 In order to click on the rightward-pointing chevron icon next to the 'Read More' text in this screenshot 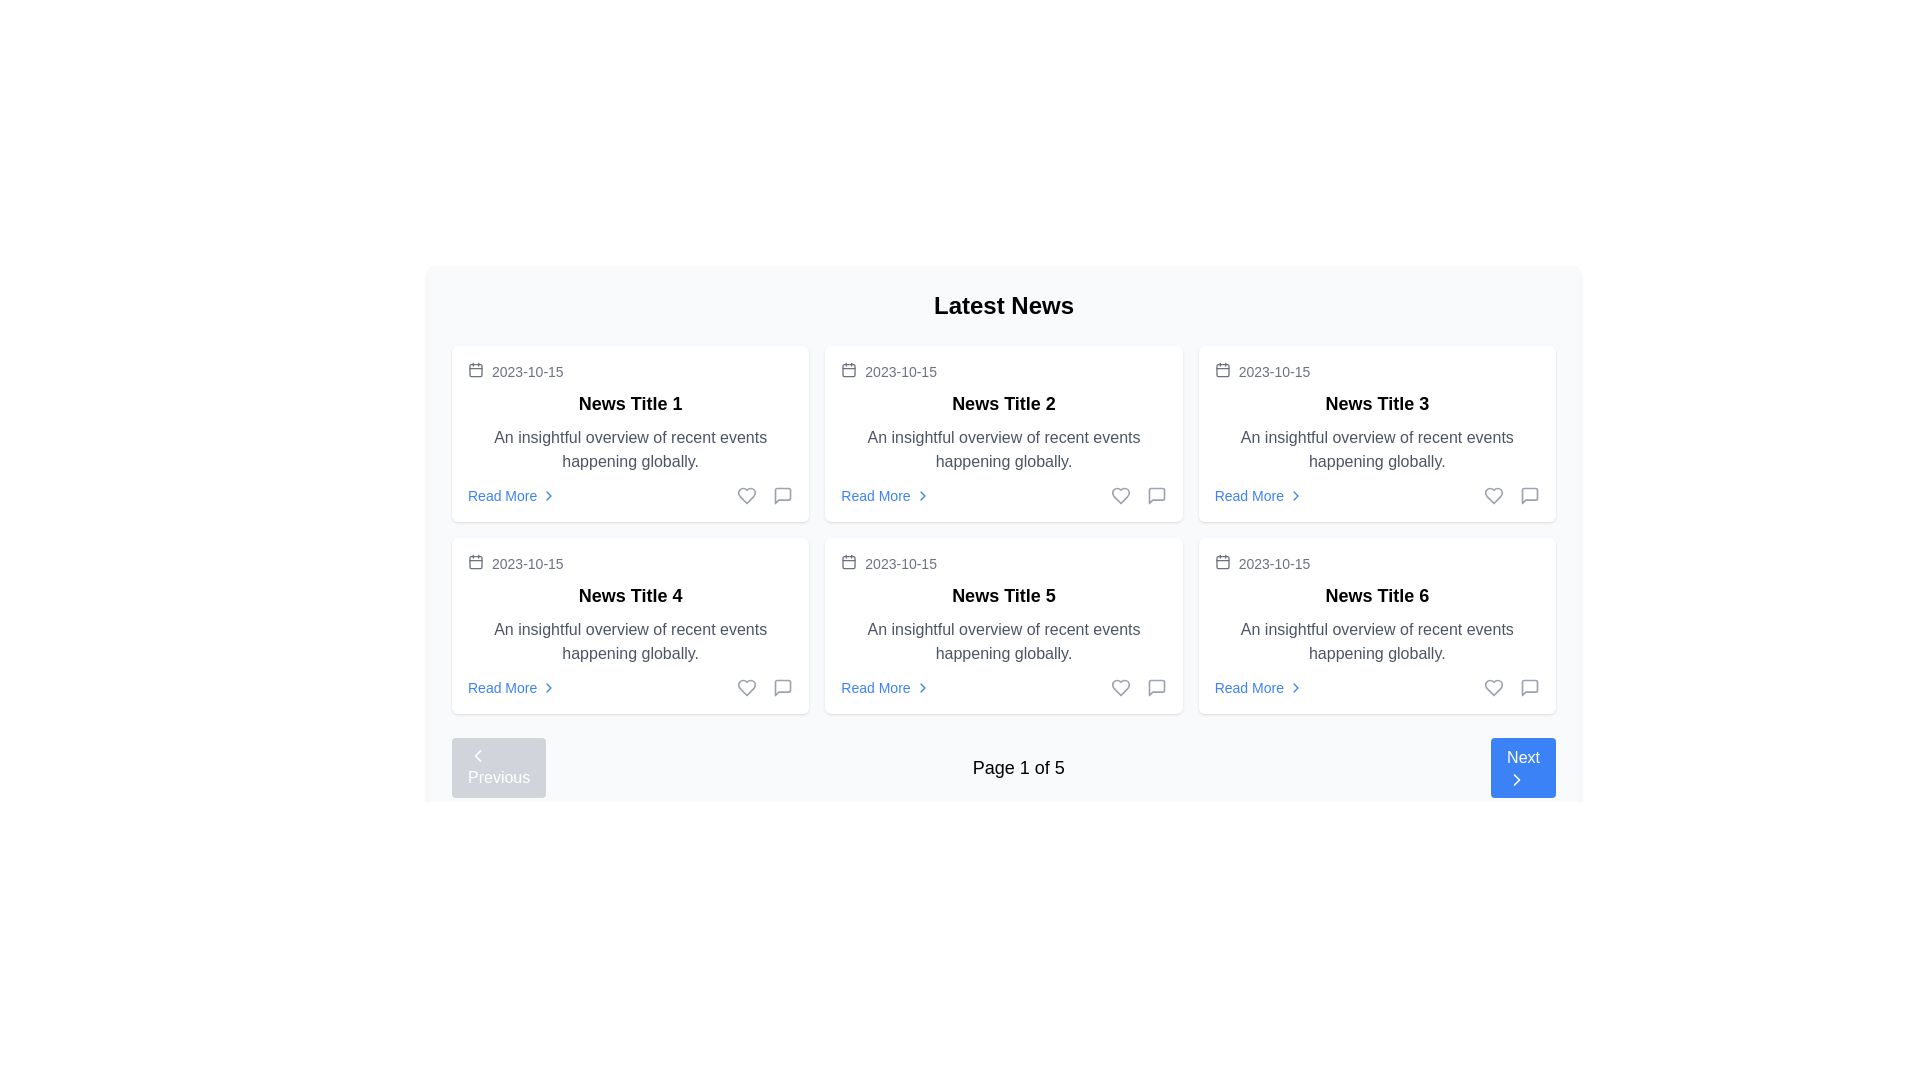, I will do `click(549, 495)`.